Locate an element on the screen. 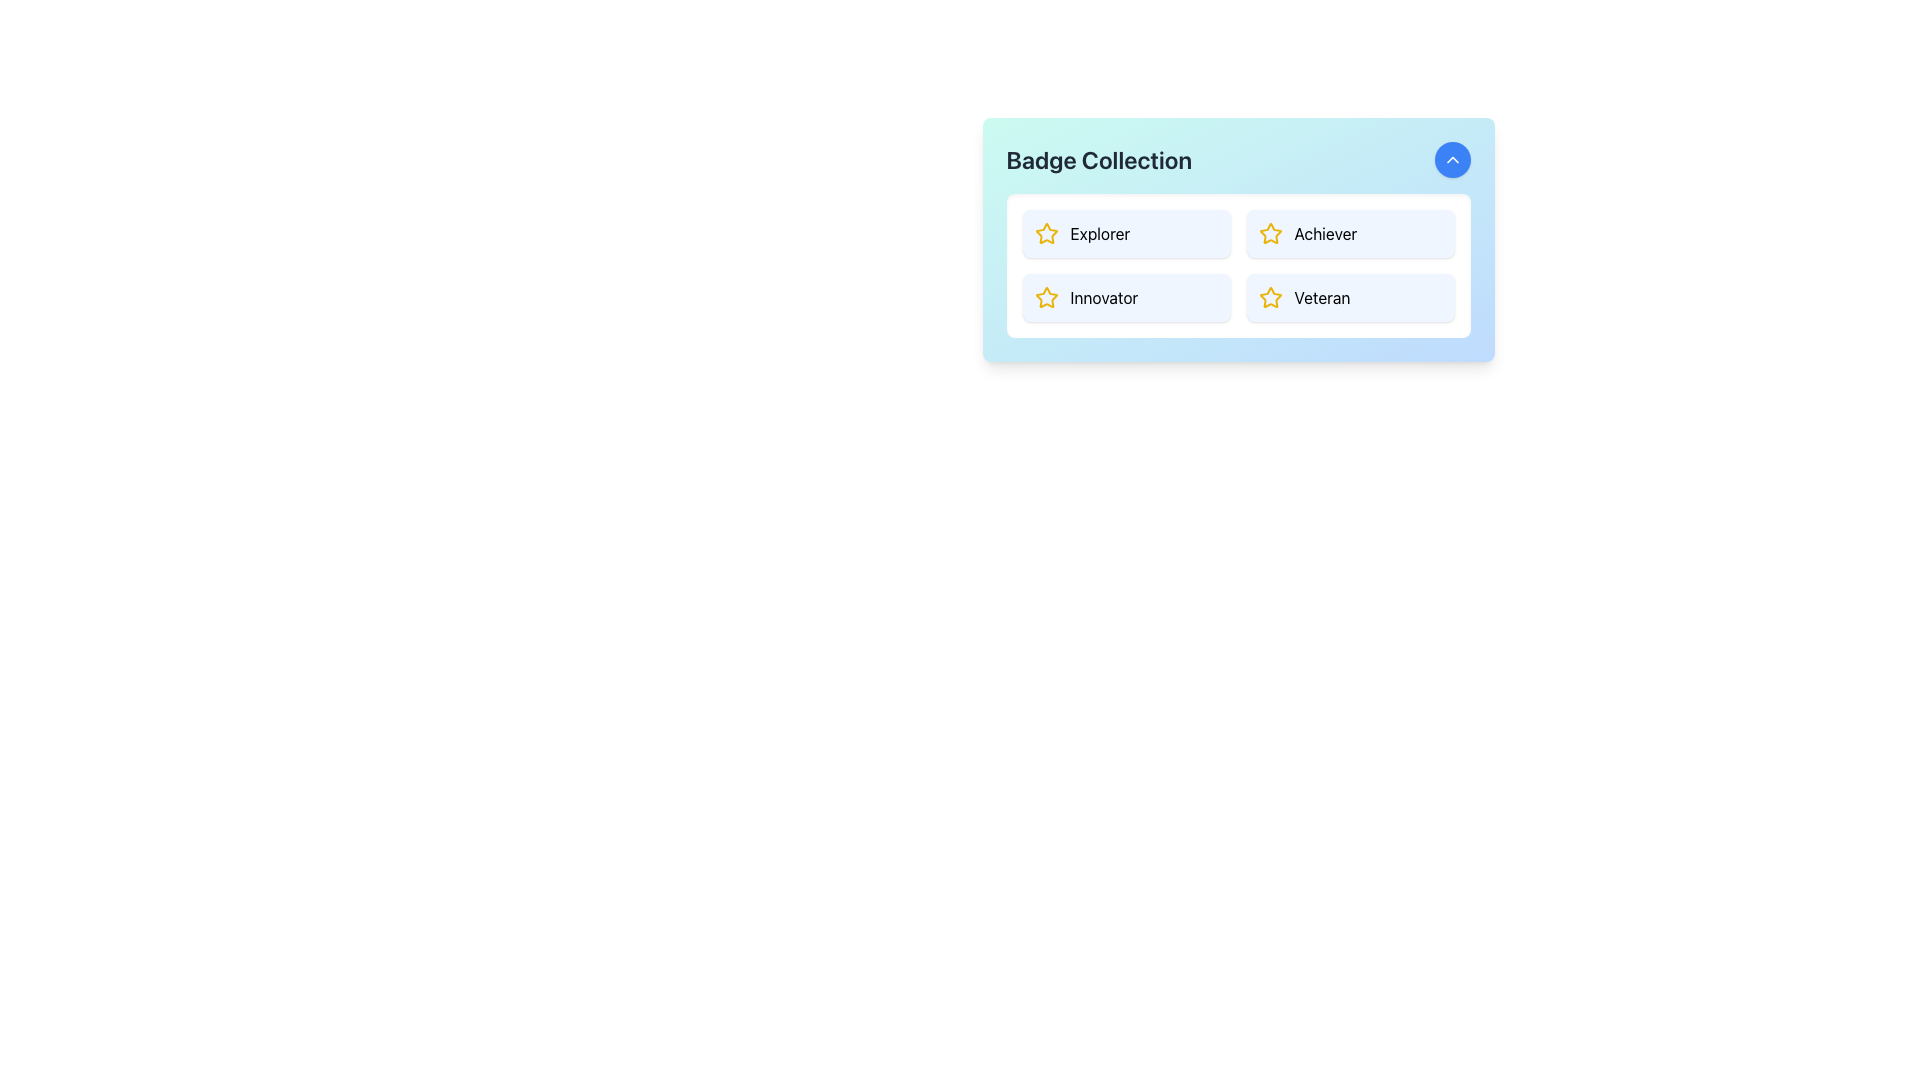 This screenshot has width=1920, height=1080. the star icon that signifies a rating or highlight for the 'Veteran' badge, which is located at the bottom-right of the badge list within the 'Badge Collection' card is located at coordinates (1269, 297).